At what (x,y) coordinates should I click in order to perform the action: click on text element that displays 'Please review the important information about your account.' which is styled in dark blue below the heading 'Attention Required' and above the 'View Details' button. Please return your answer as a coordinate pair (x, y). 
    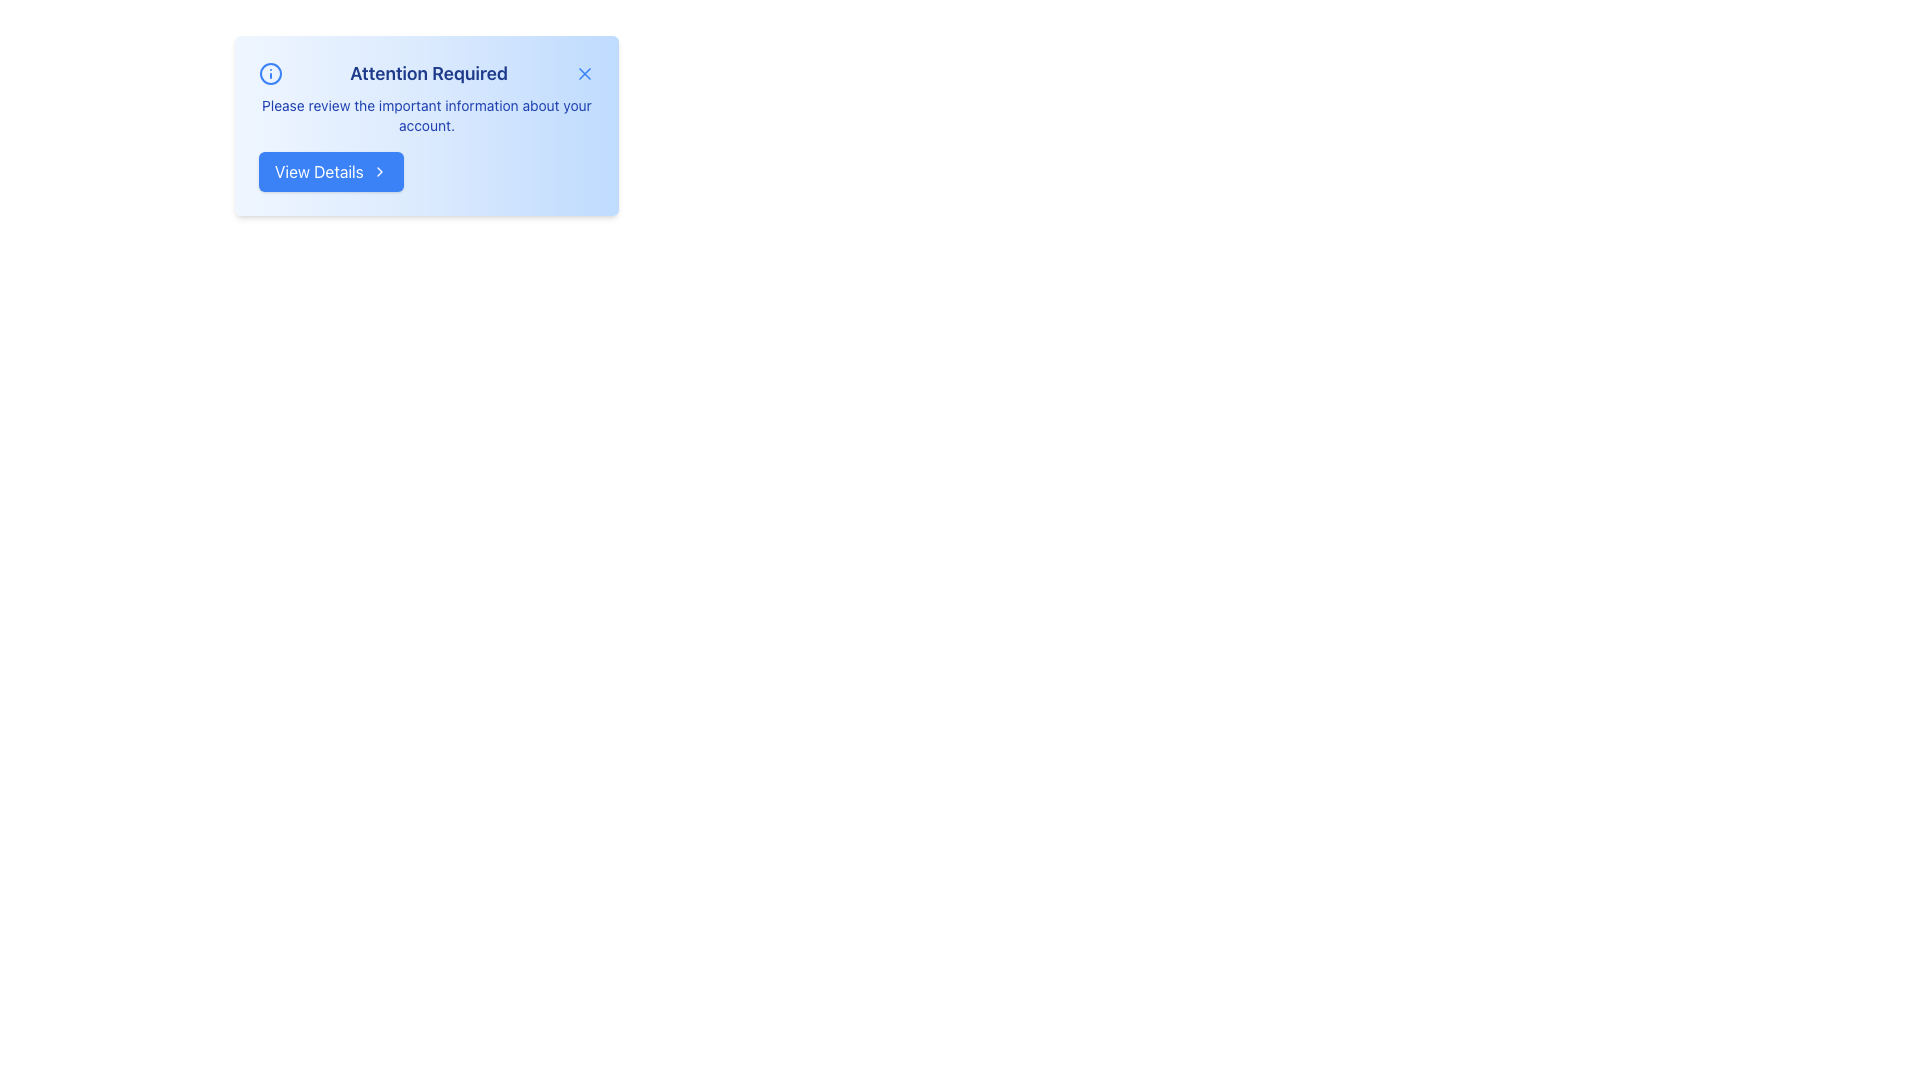
    Looking at the image, I should click on (426, 115).